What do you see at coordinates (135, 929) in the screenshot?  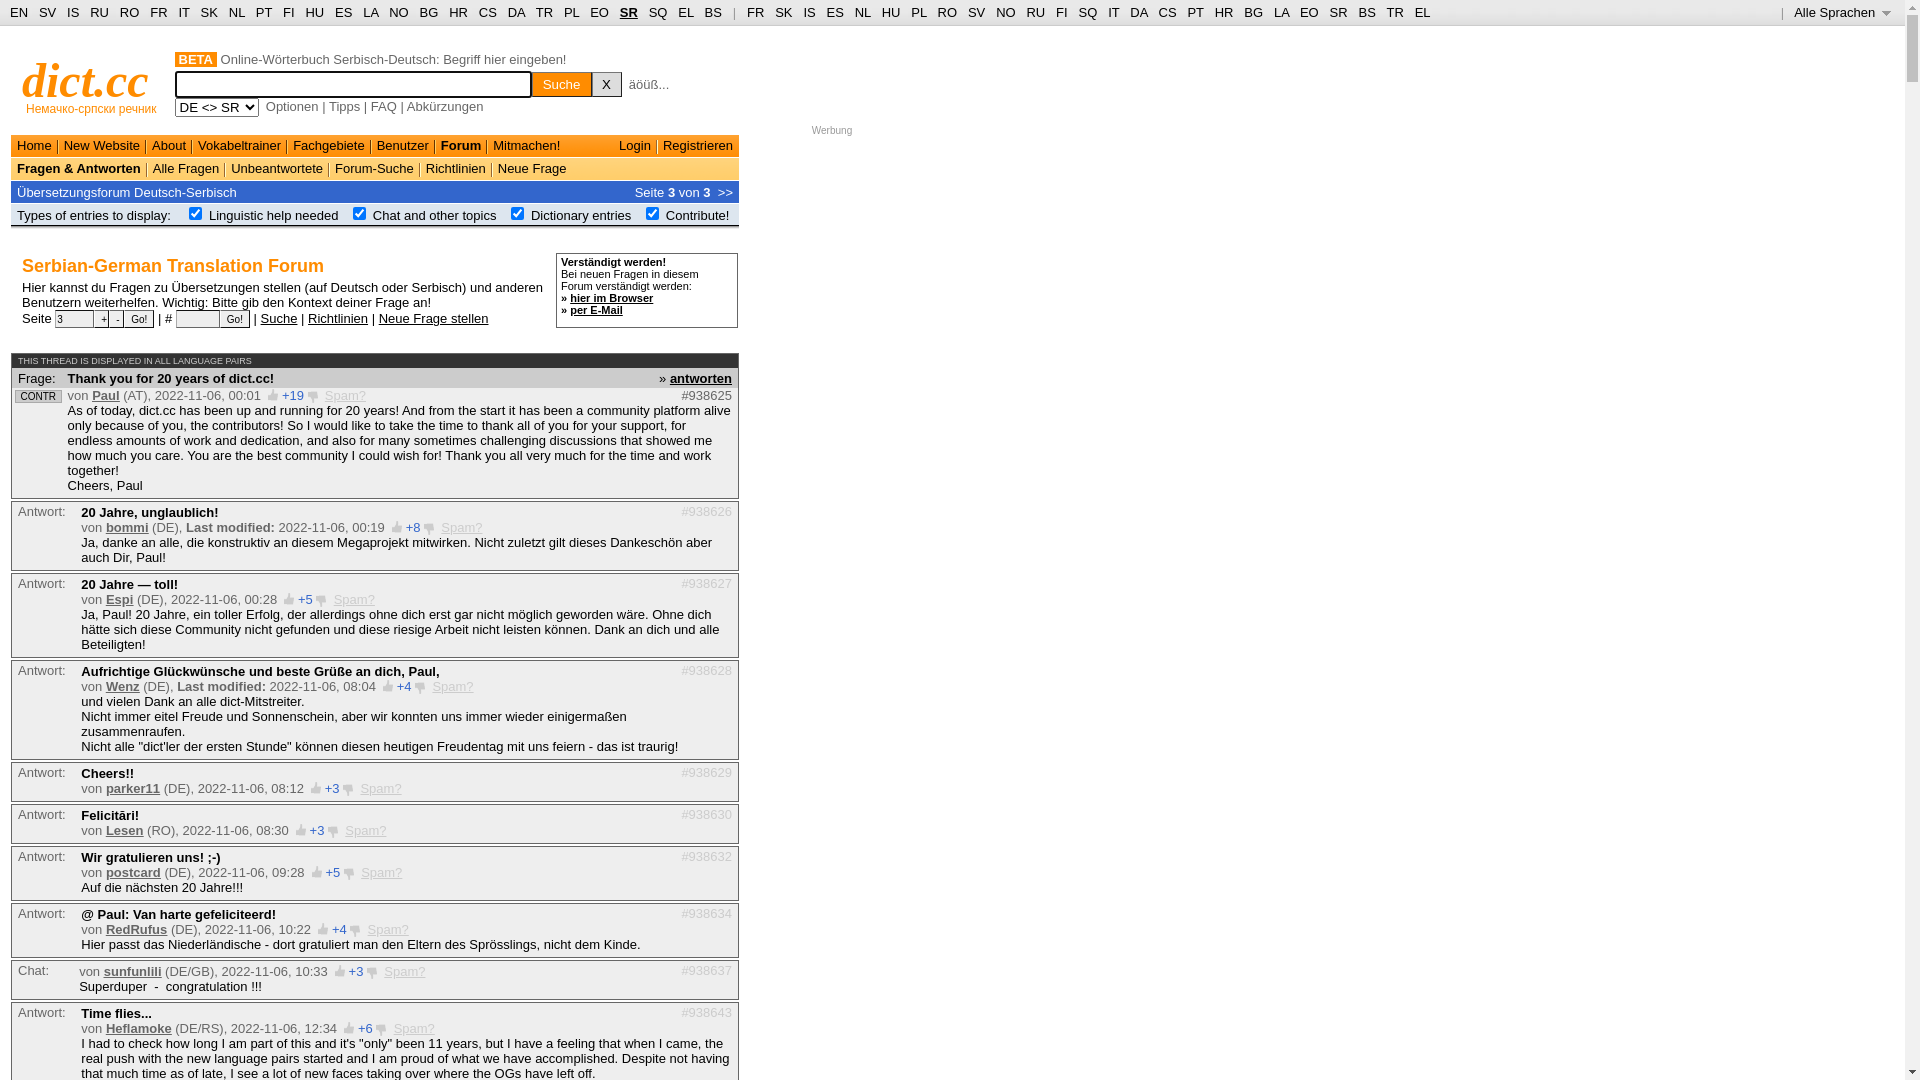 I see `'RedRufus'` at bounding box center [135, 929].